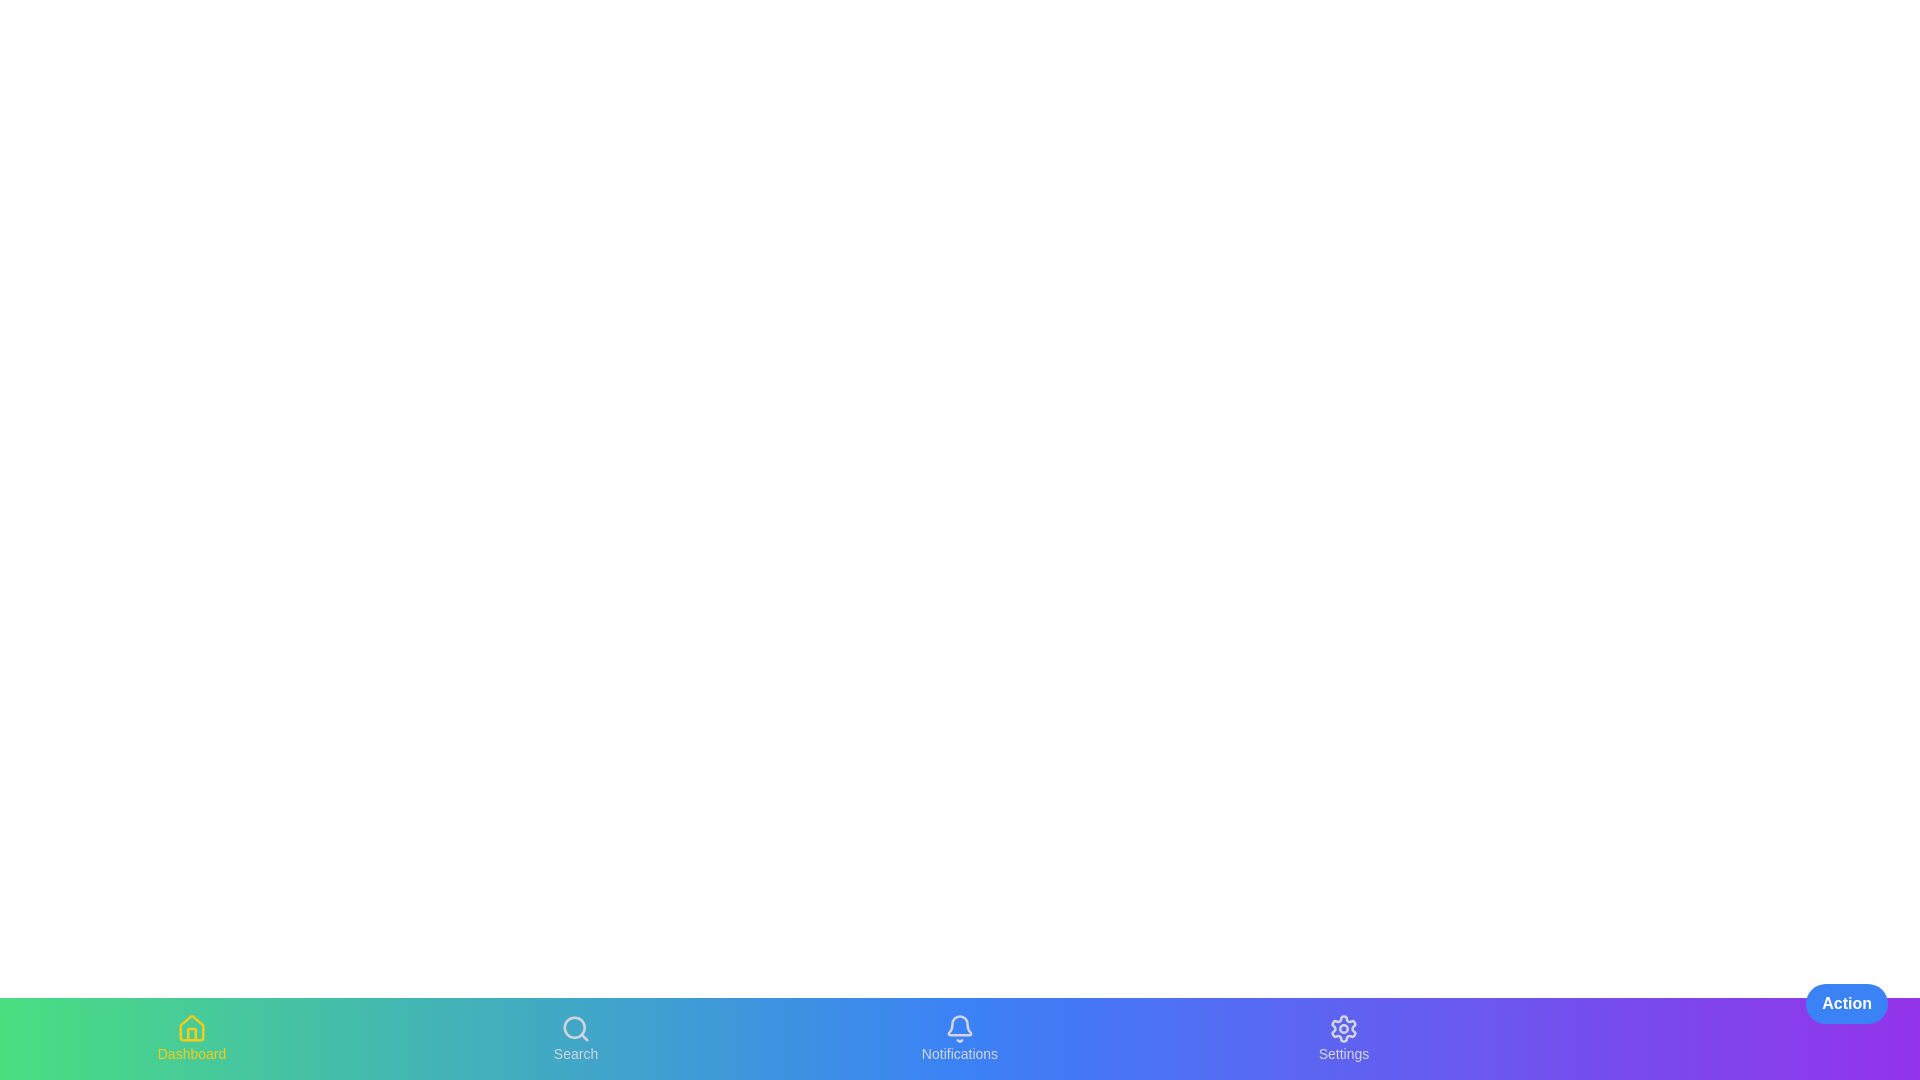 Image resolution: width=1920 pixels, height=1080 pixels. Describe the element at coordinates (575, 1037) in the screenshot. I see `the navigation item labeled Search` at that location.